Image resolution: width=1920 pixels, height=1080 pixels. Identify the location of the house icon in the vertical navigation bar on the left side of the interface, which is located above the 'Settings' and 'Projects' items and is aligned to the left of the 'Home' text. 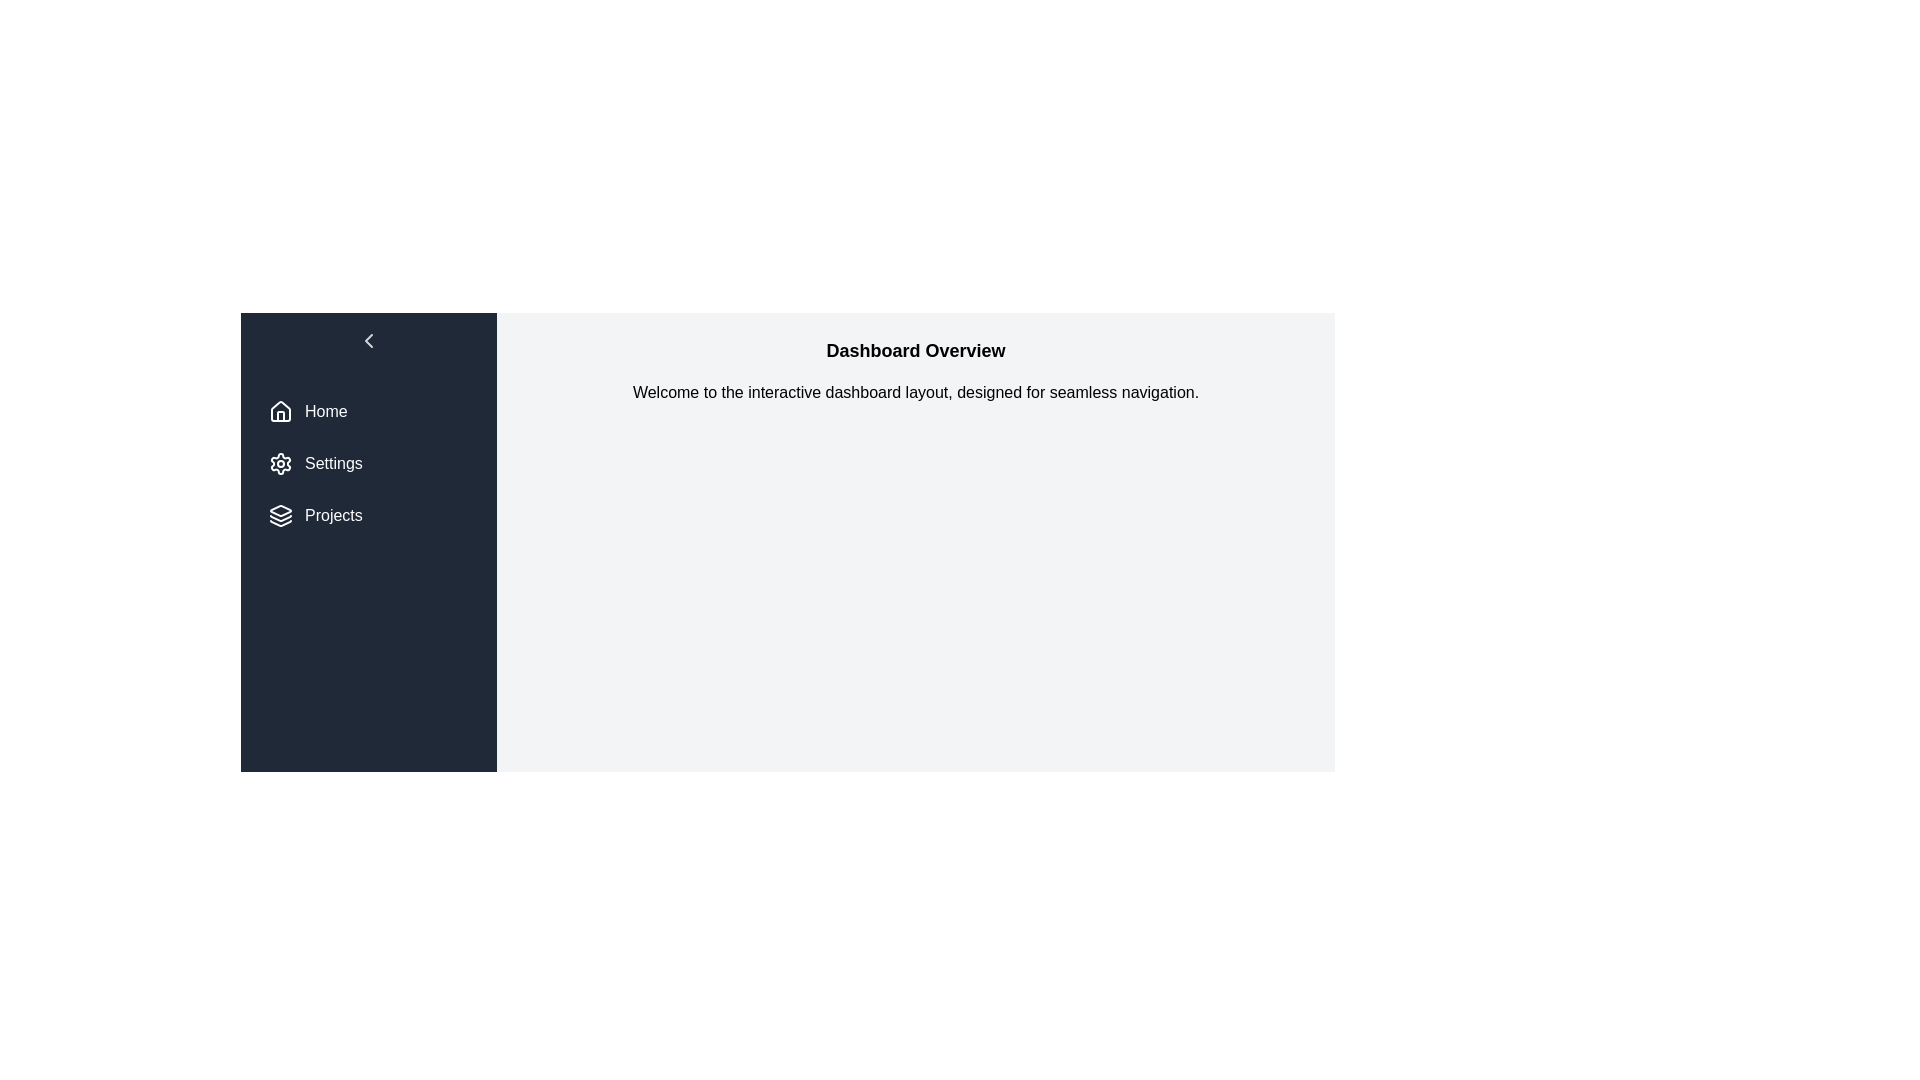
(280, 410).